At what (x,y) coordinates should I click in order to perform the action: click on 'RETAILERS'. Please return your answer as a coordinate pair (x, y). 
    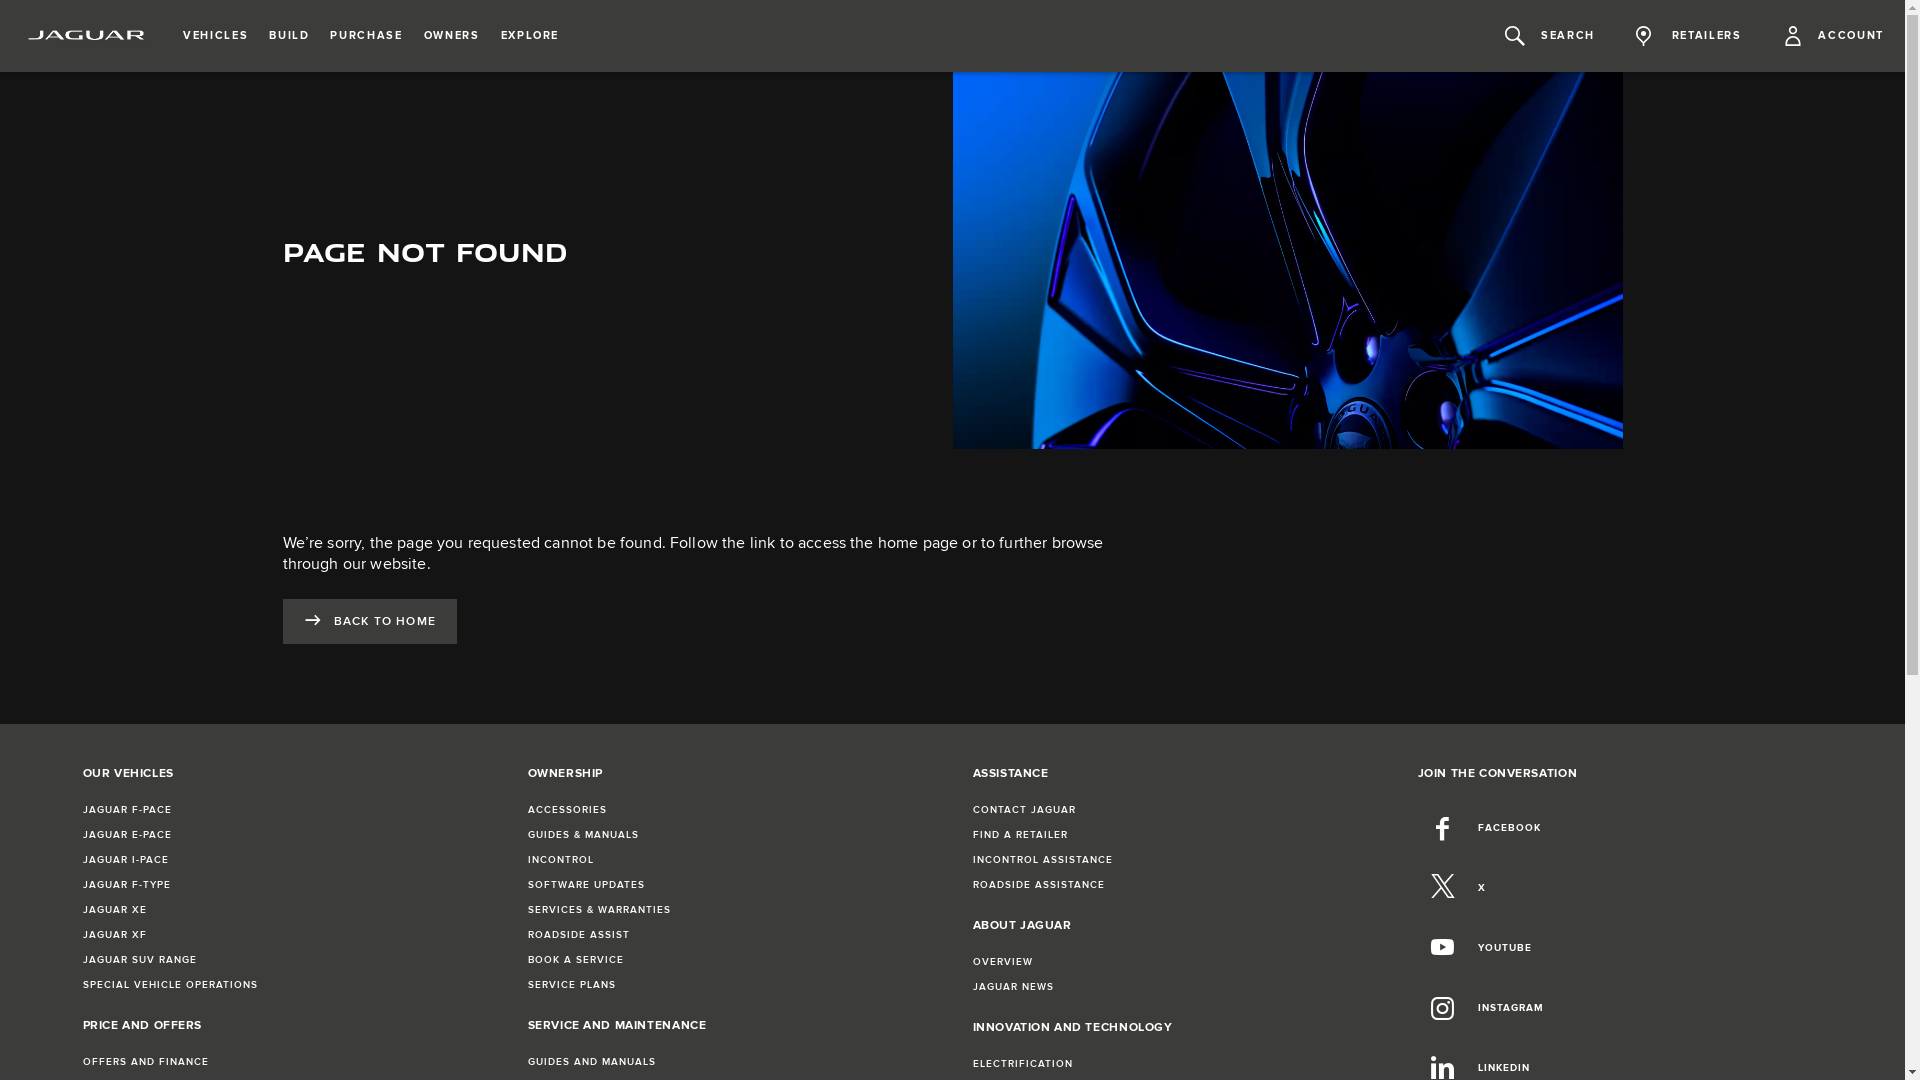
    Looking at the image, I should click on (1688, 35).